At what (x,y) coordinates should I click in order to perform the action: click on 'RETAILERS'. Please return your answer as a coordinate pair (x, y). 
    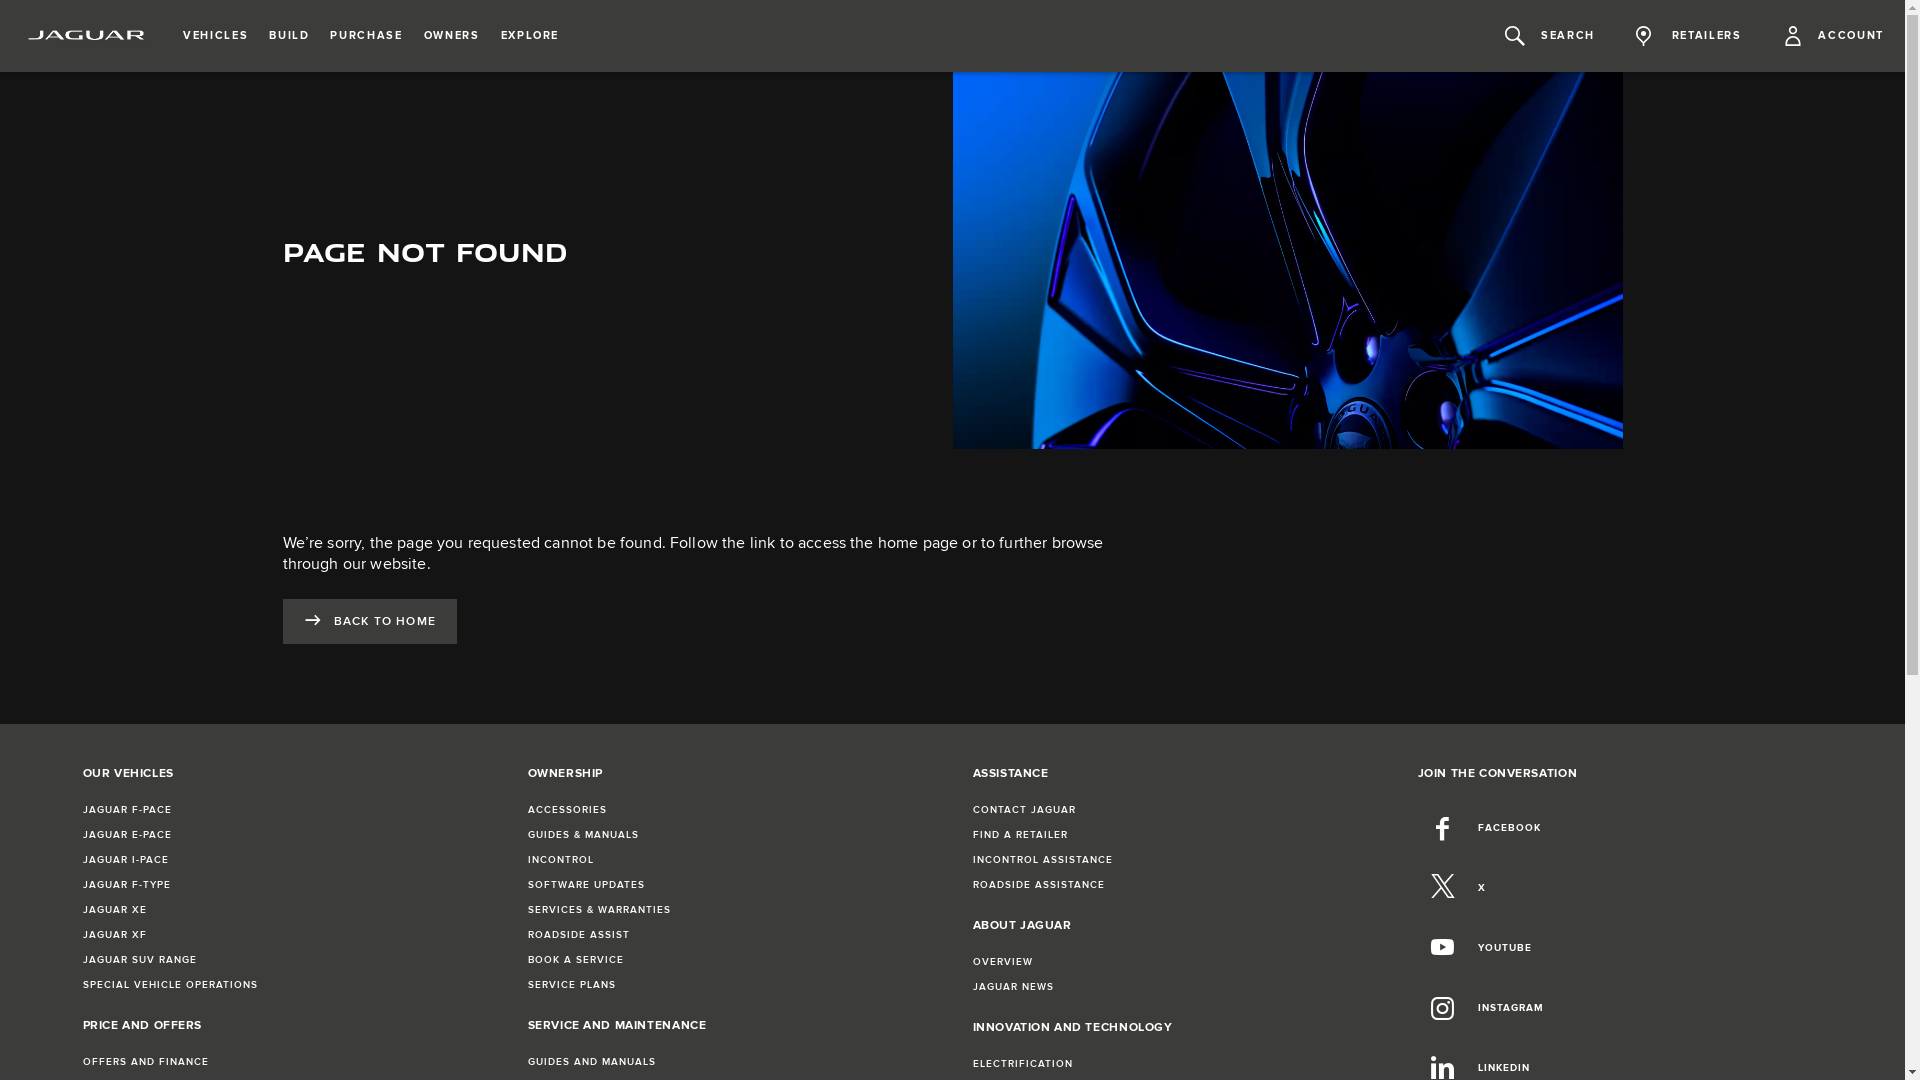
    Looking at the image, I should click on (1688, 35).